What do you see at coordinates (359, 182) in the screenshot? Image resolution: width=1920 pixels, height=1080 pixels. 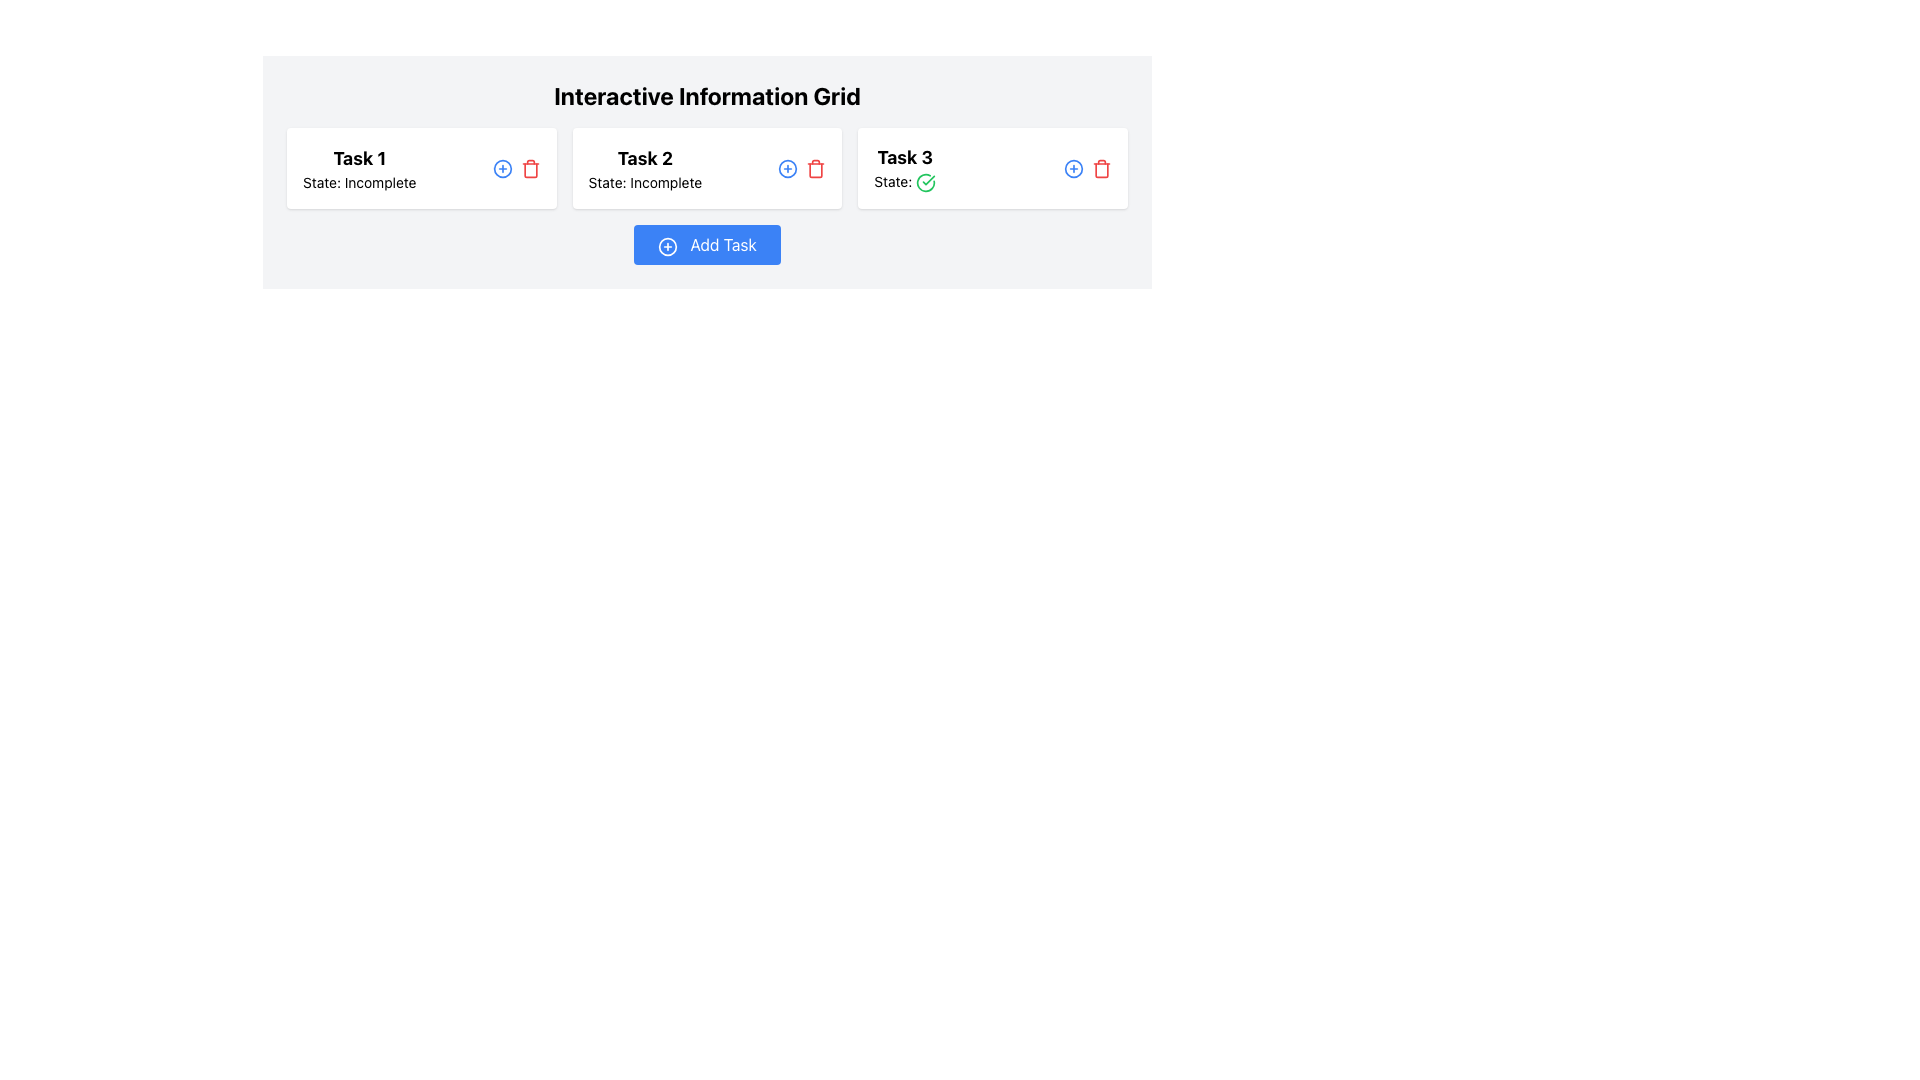 I see `the text label displaying 'State: Incomplete' which is located directly beneath the 'Task 1' label in the first task card of the grid layout` at bounding box center [359, 182].